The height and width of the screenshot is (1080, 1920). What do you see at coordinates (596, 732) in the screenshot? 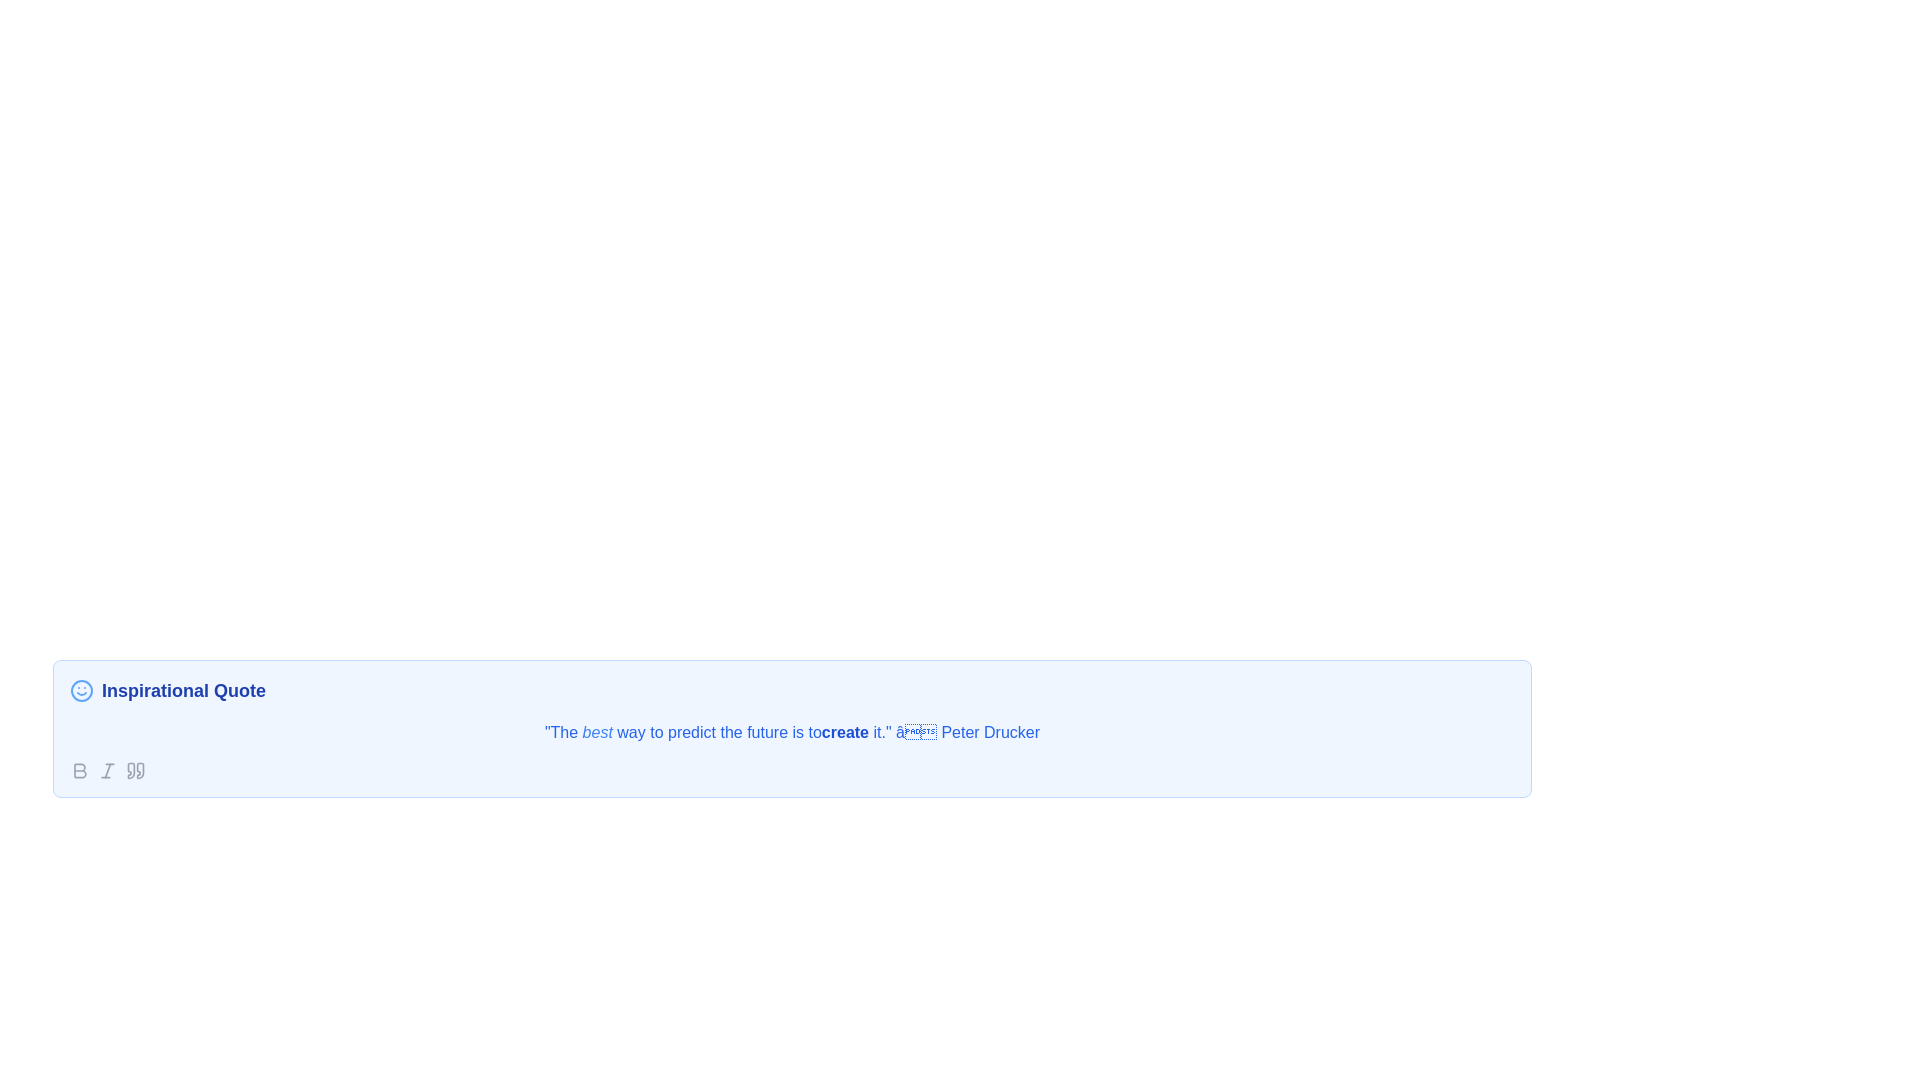
I see `the word 'best', which is styled in an italicized font and colored blue, located in the sentence 'The best way to predict the future...'` at bounding box center [596, 732].